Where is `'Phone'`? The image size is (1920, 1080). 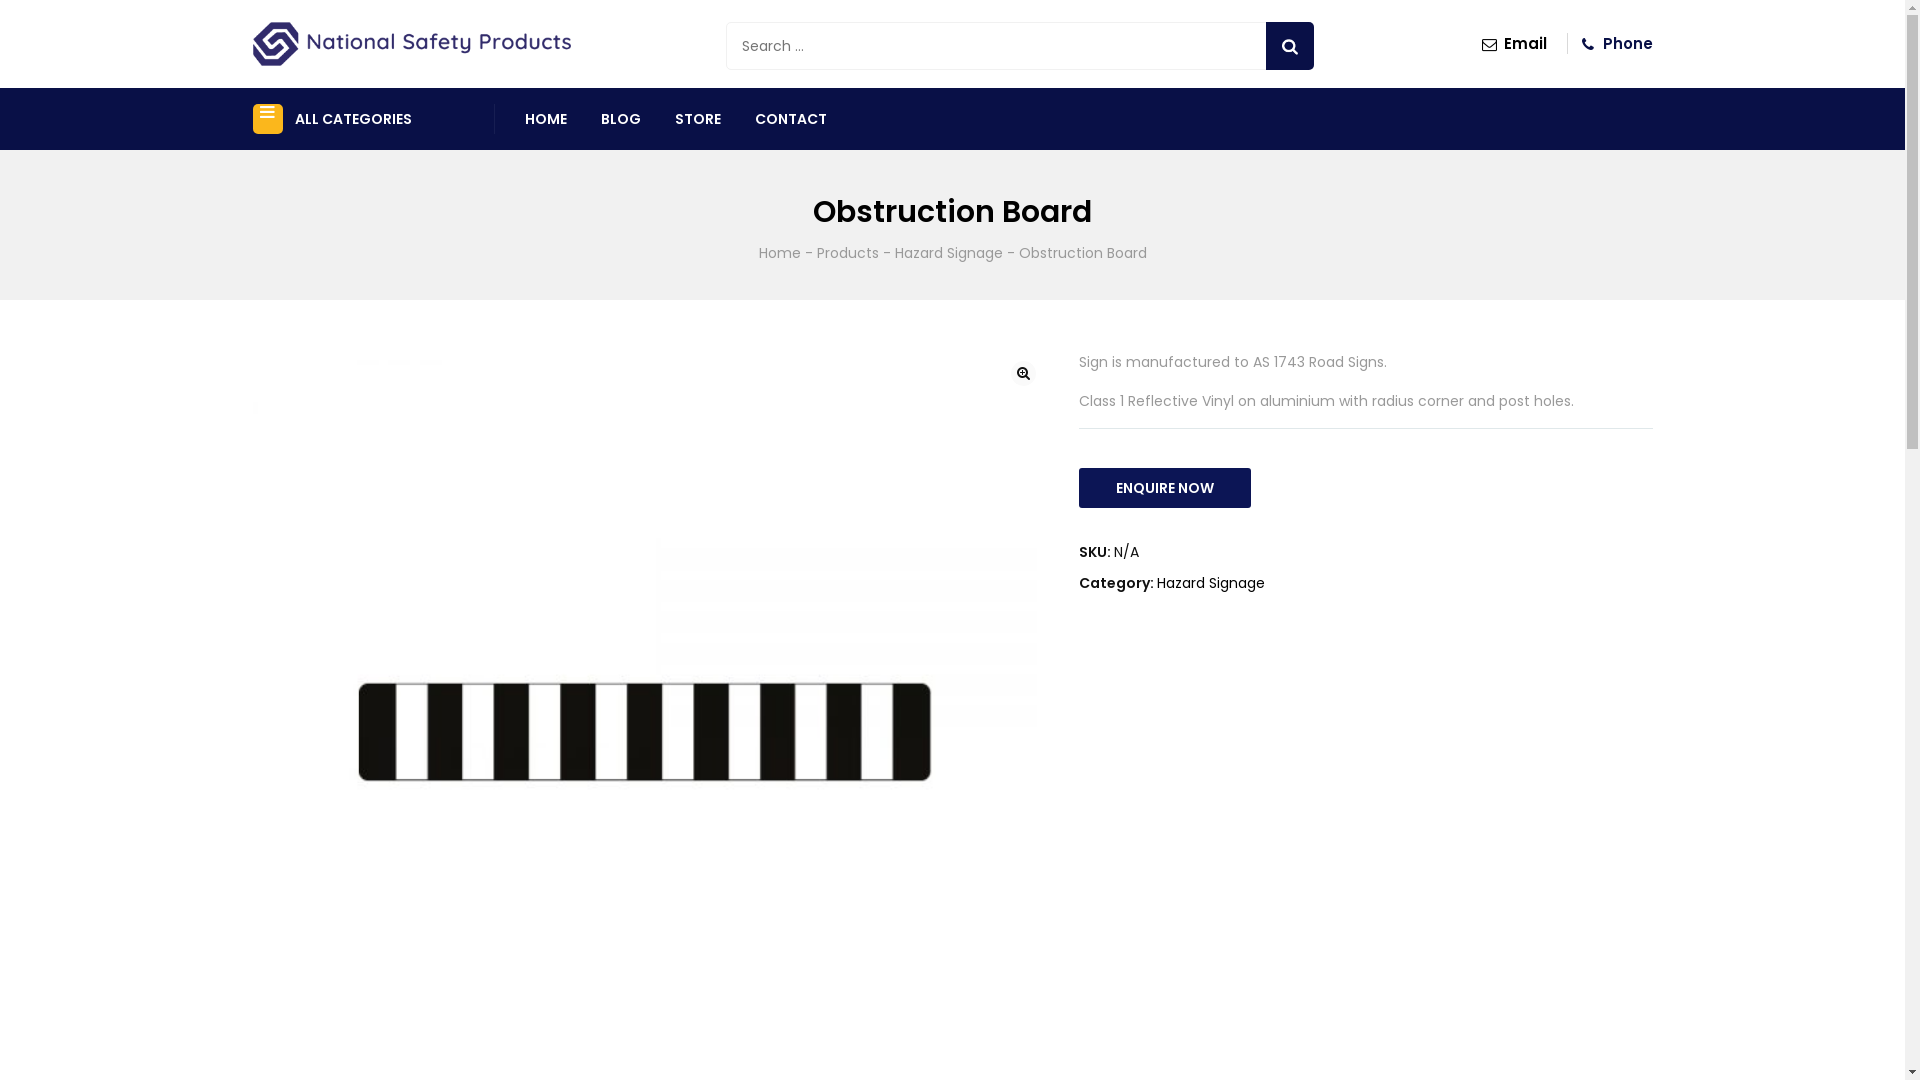 'Phone' is located at coordinates (1613, 43).